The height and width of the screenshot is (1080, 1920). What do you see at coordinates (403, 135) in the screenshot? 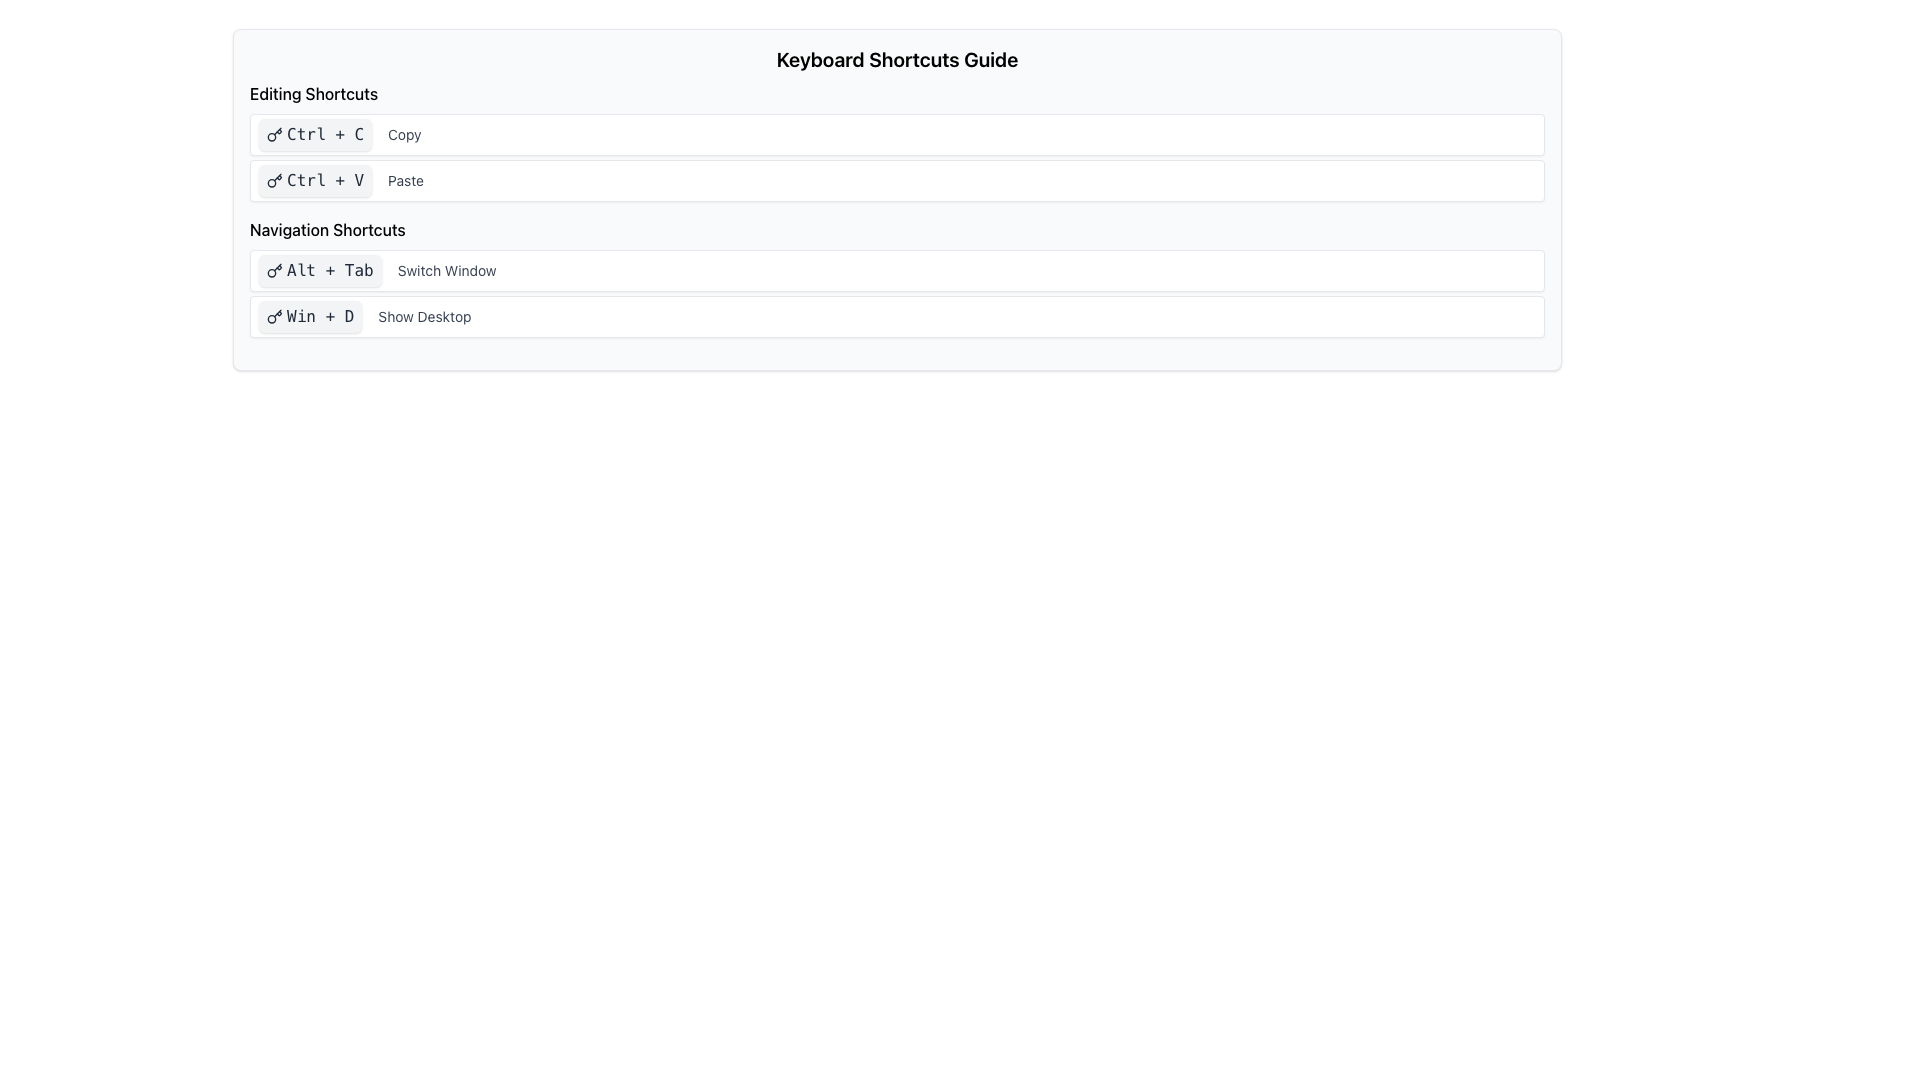
I see `the 'Copy' text label, which is a small dark gray font label located under the 'Editing Shortcuts' section, to the right of the 'Ctrl + C' label` at bounding box center [403, 135].